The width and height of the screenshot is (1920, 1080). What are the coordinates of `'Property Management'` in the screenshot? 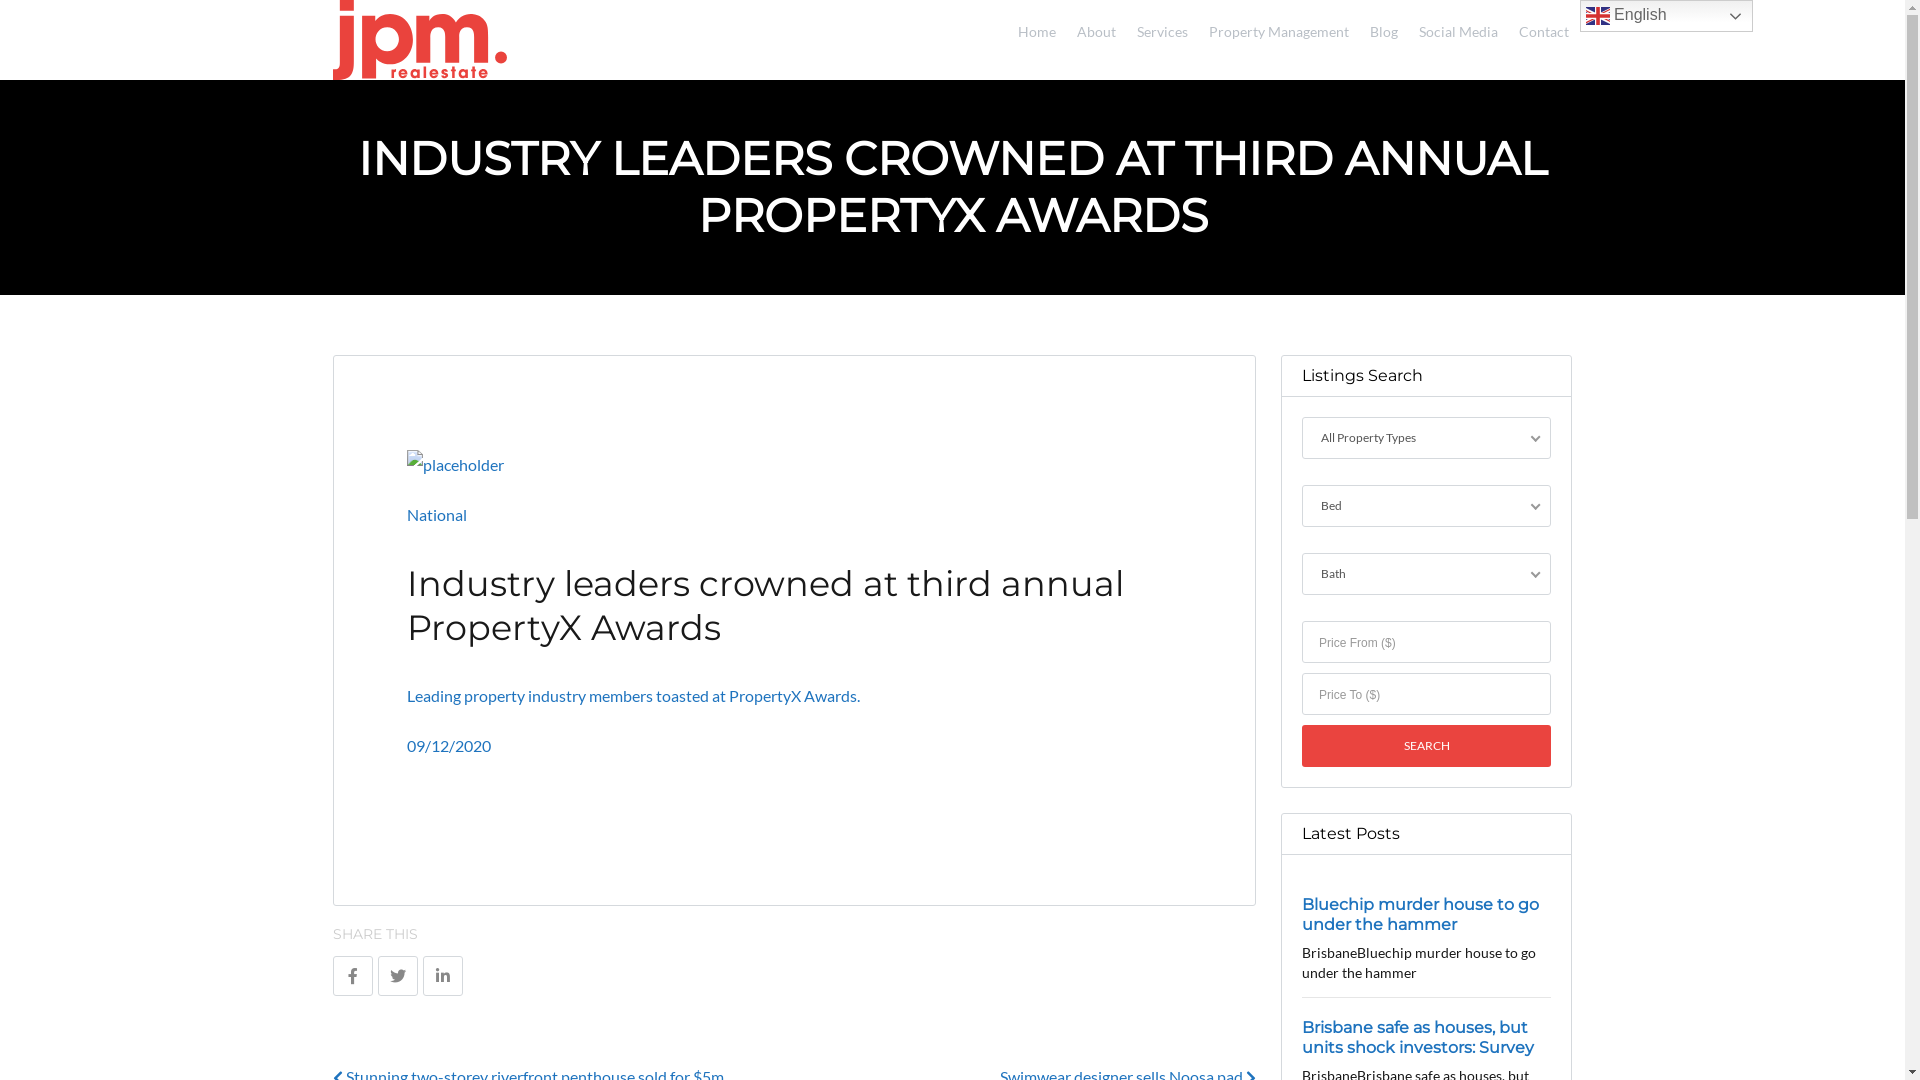 It's located at (1271, 27).